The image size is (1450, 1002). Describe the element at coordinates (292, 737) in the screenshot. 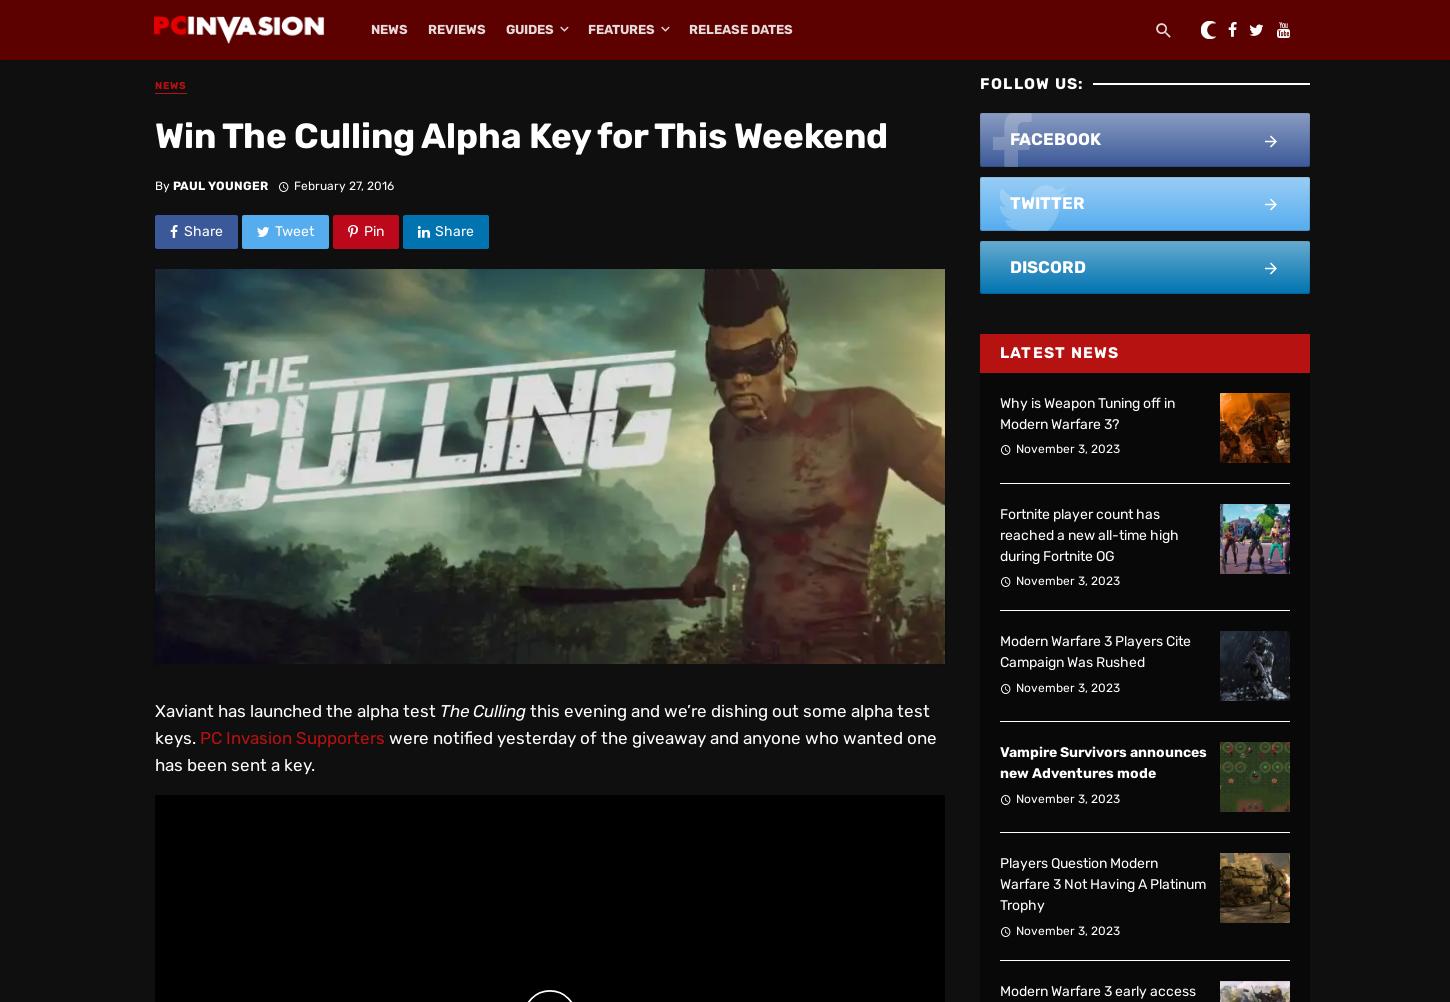

I see `'PC Invasion Supporters'` at that location.